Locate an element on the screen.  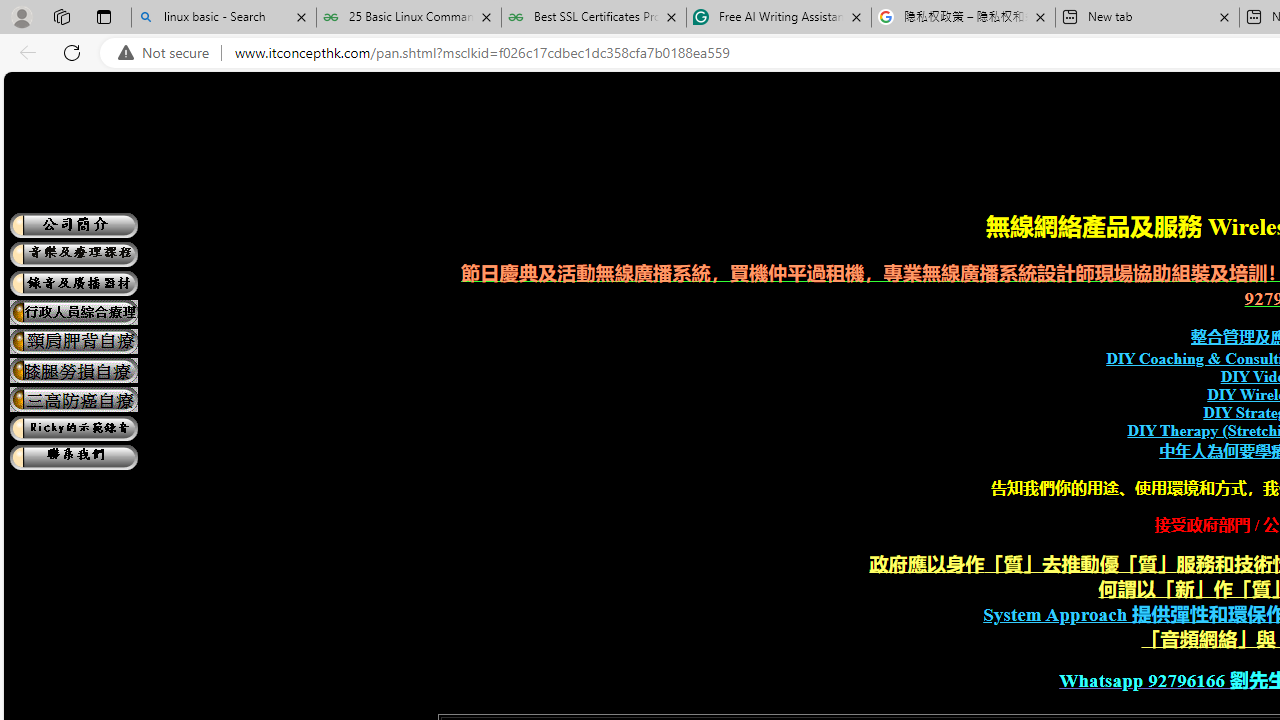
'Not secure' is located at coordinates (168, 52).